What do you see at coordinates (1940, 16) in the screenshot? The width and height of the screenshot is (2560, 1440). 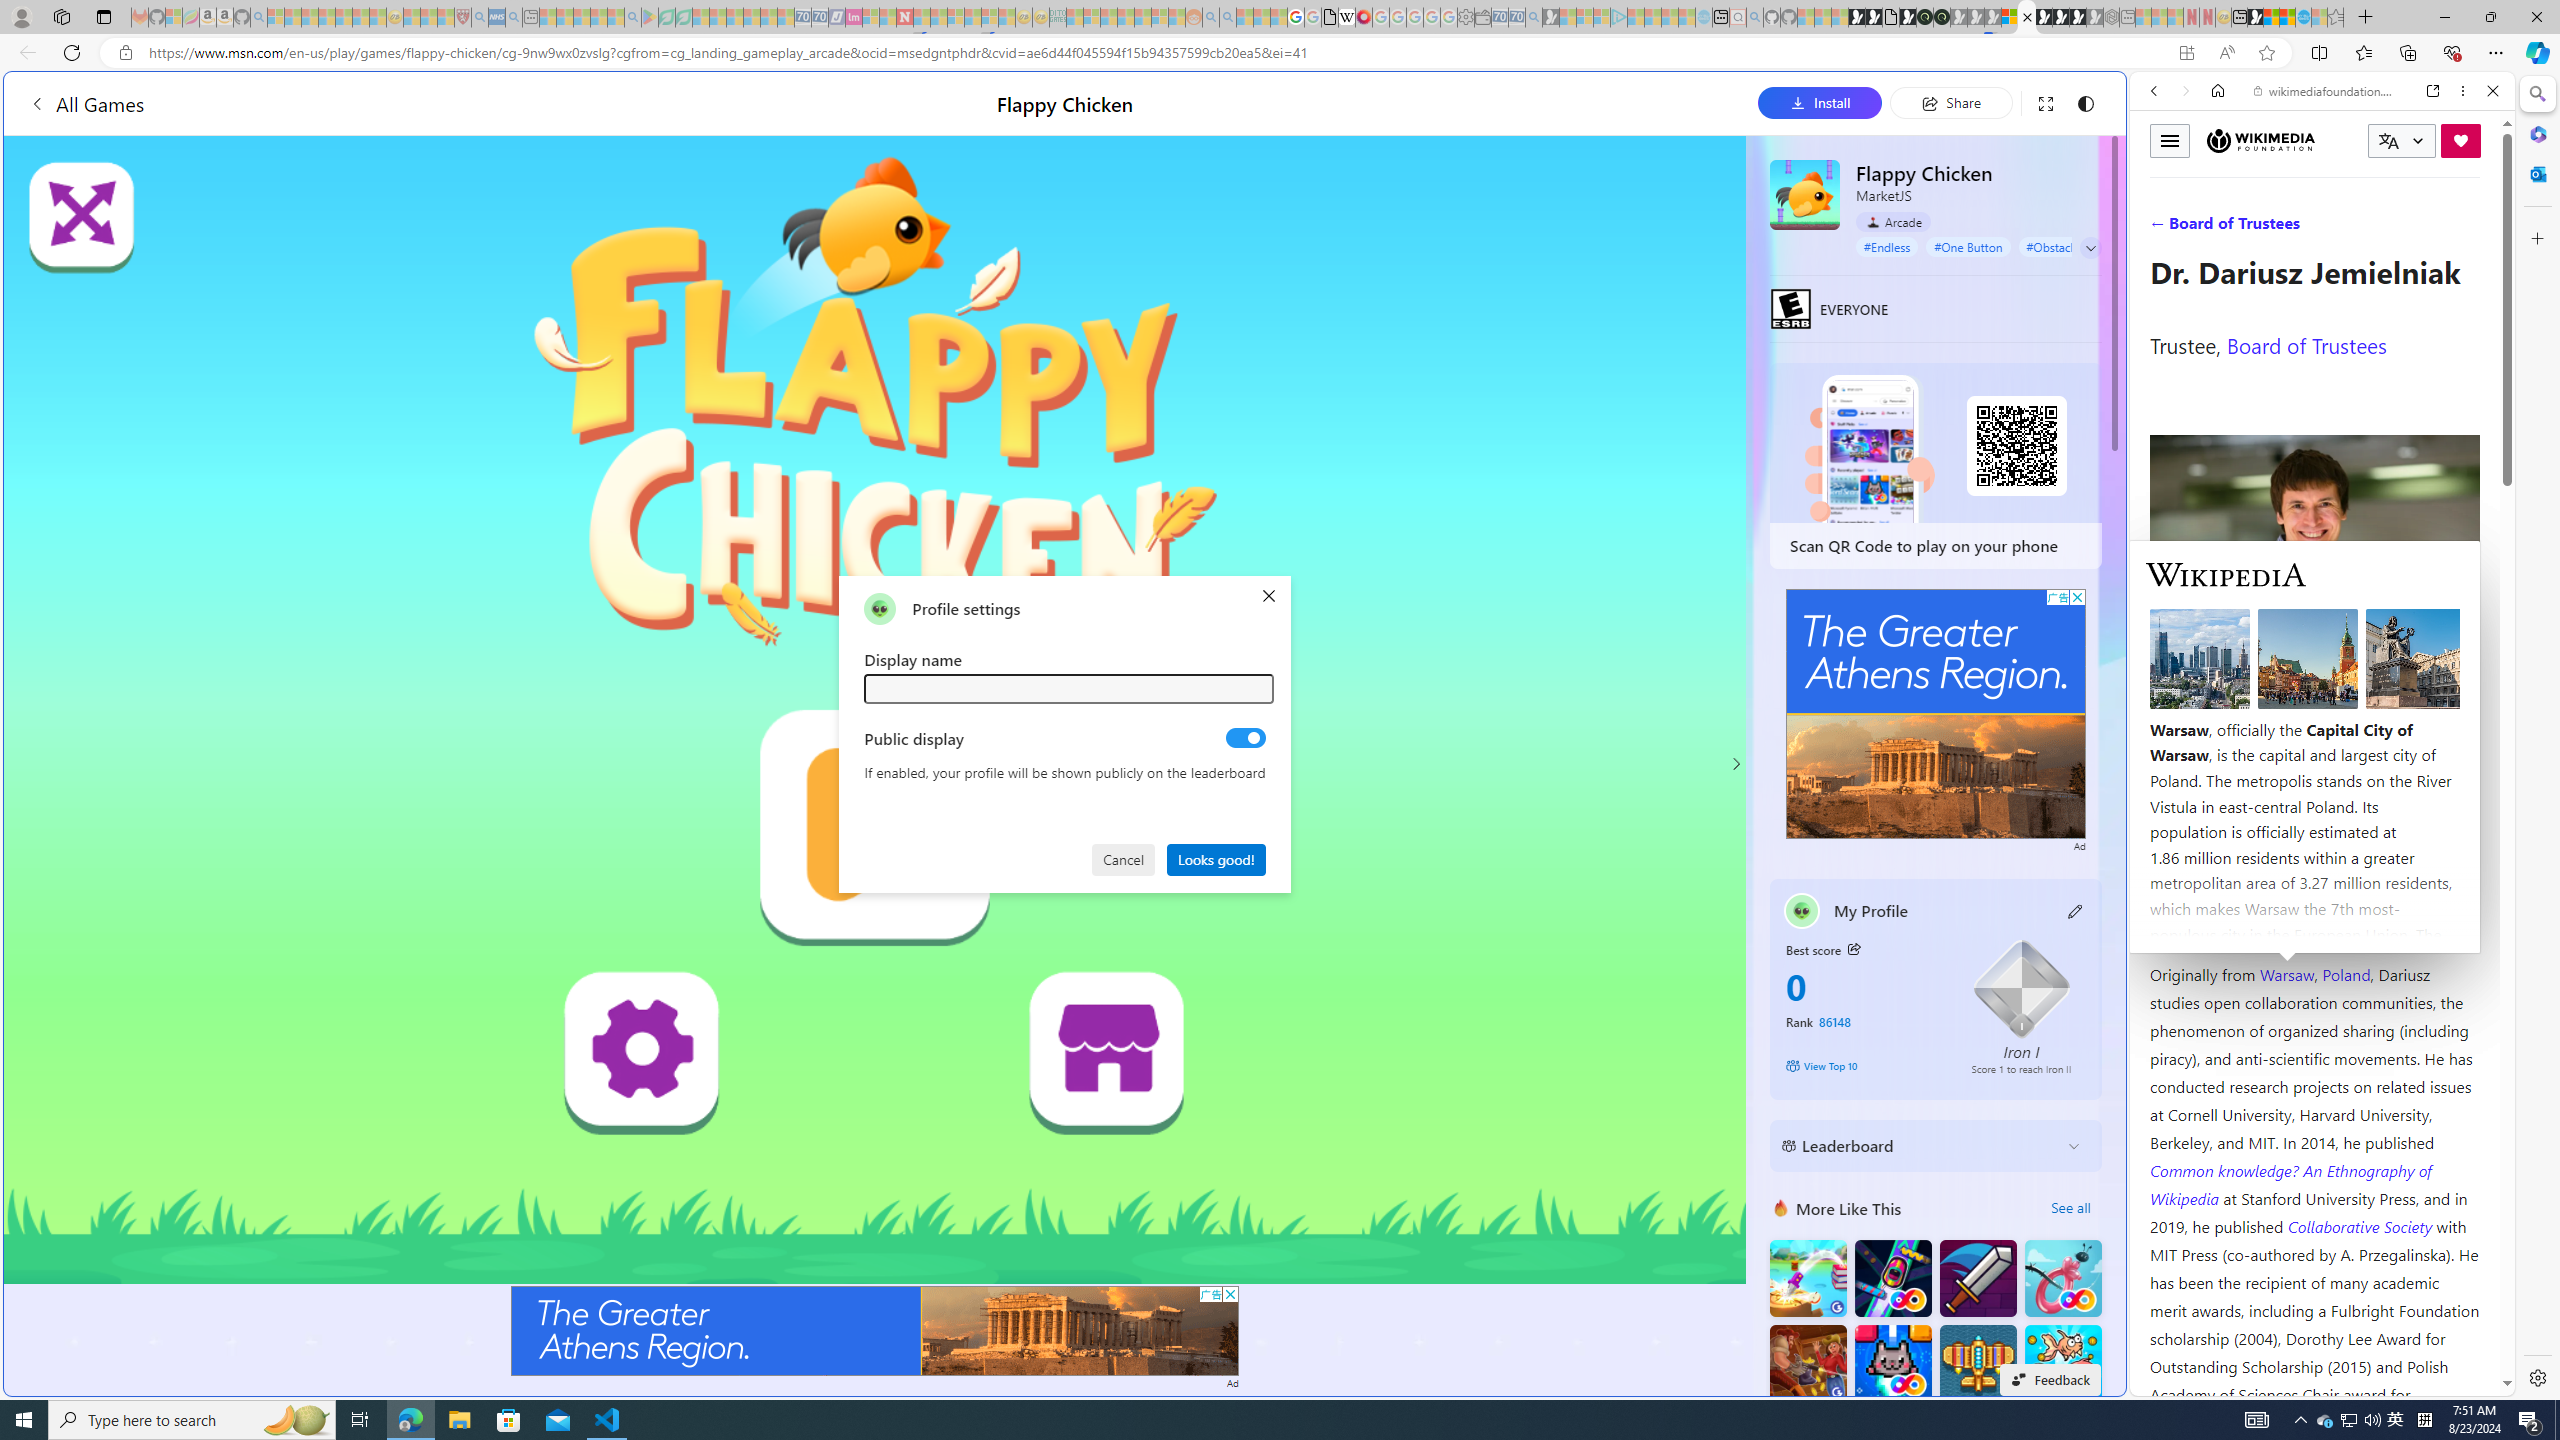 I see `'Future Focus Report 2024'` at bounding box center [1940, 16].